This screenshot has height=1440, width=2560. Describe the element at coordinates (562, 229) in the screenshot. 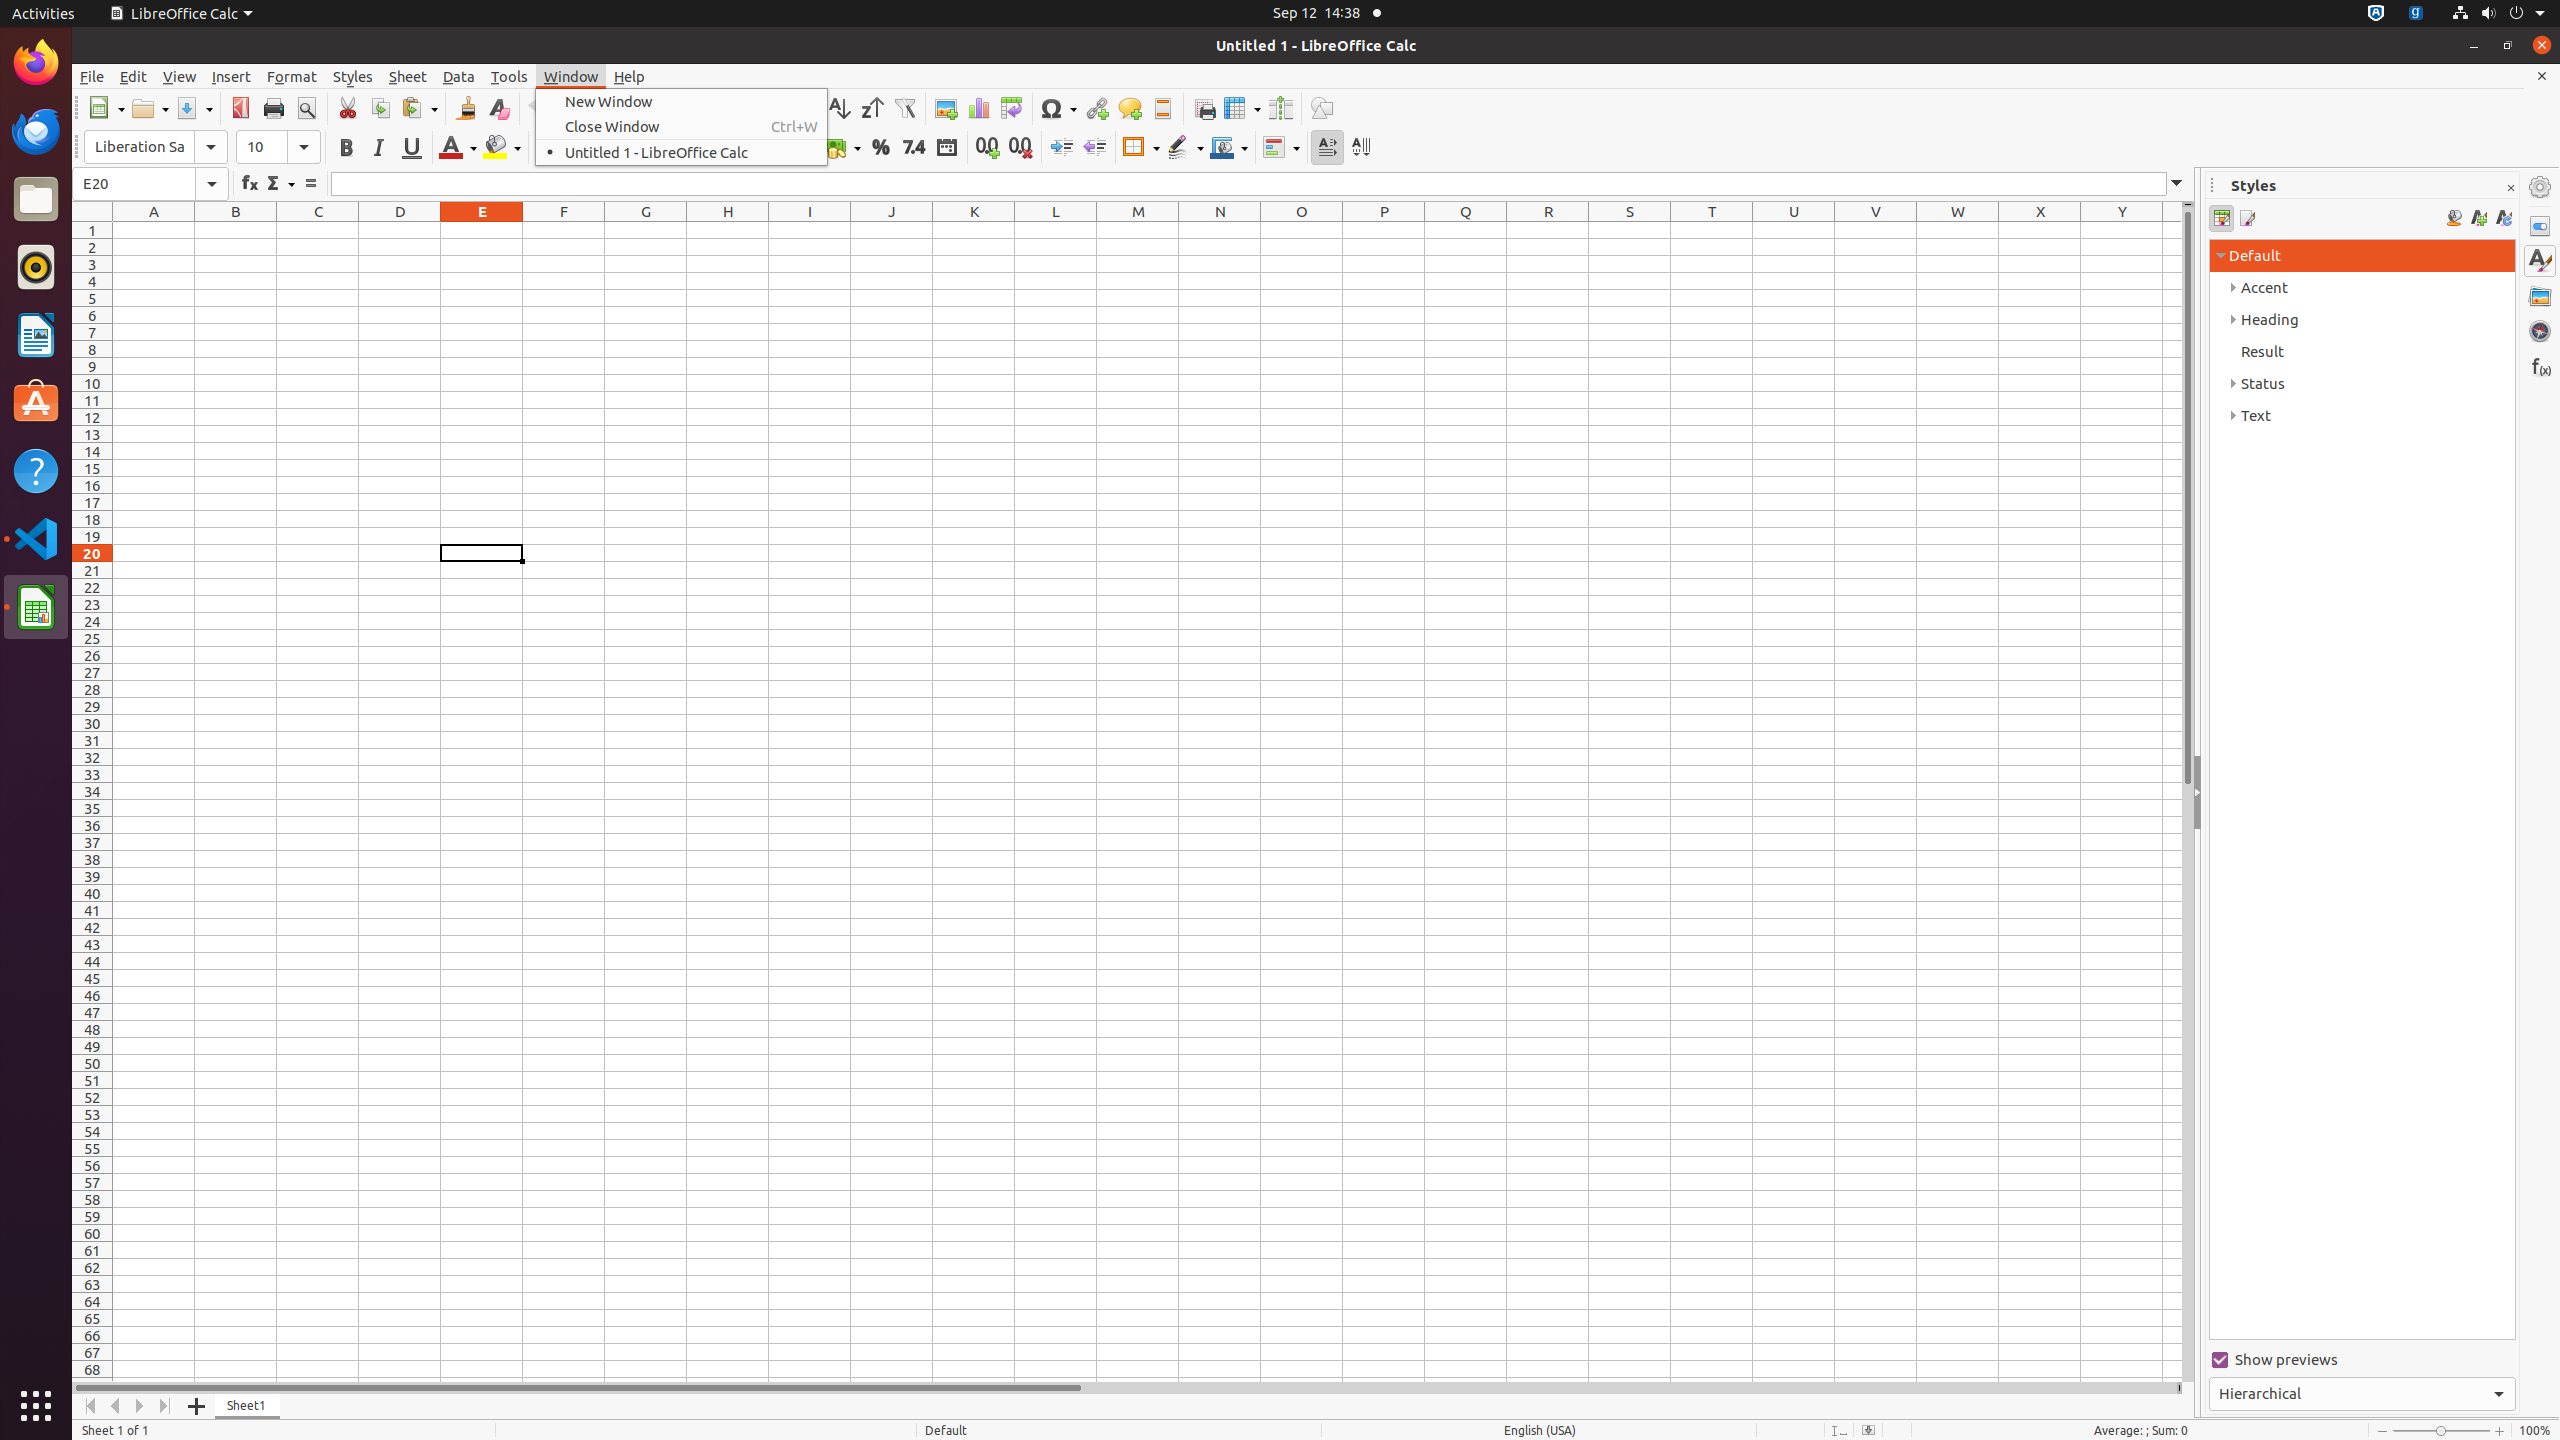

I see `'F1'` at that location.